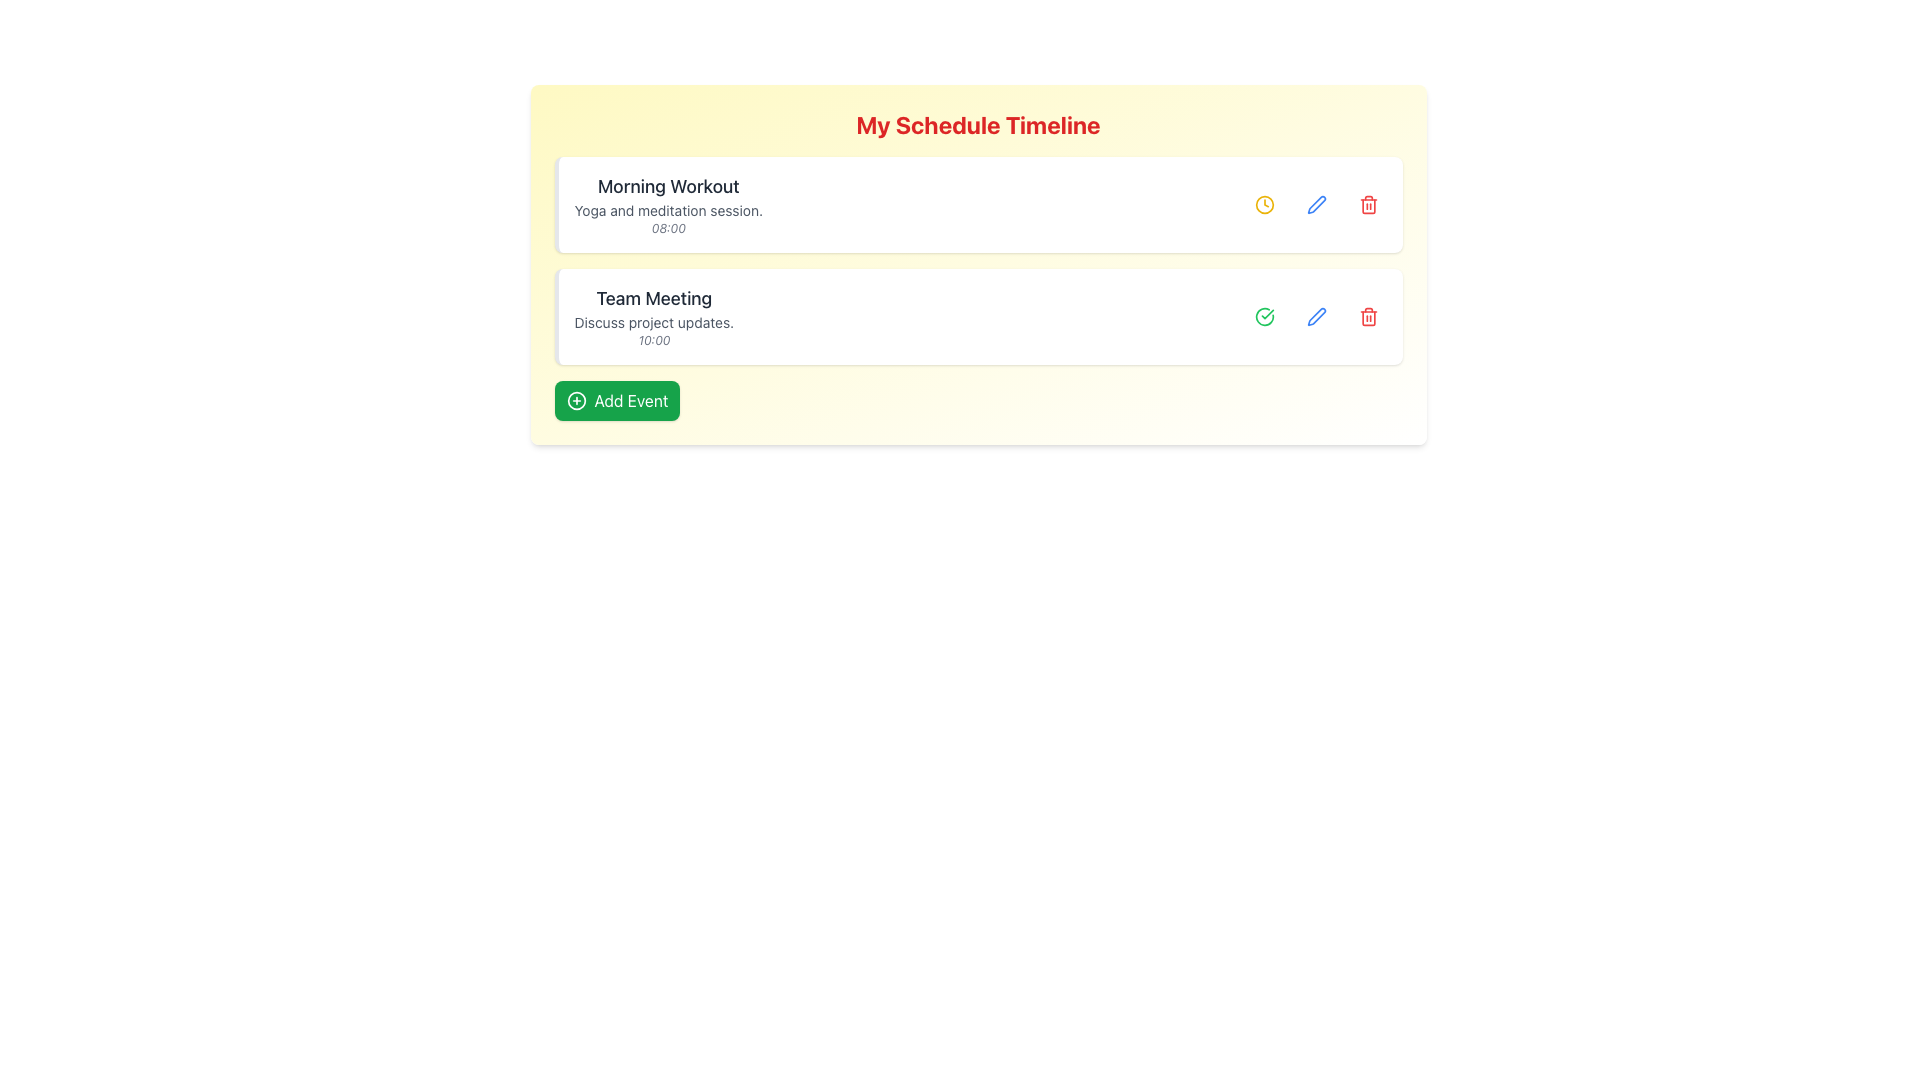 The width and height of the screenshot is (1920, 1080). I want to click on the delete icon located on the right side of the second item in the vertically stacked list to initiate the delete action, so click(1367, 315).